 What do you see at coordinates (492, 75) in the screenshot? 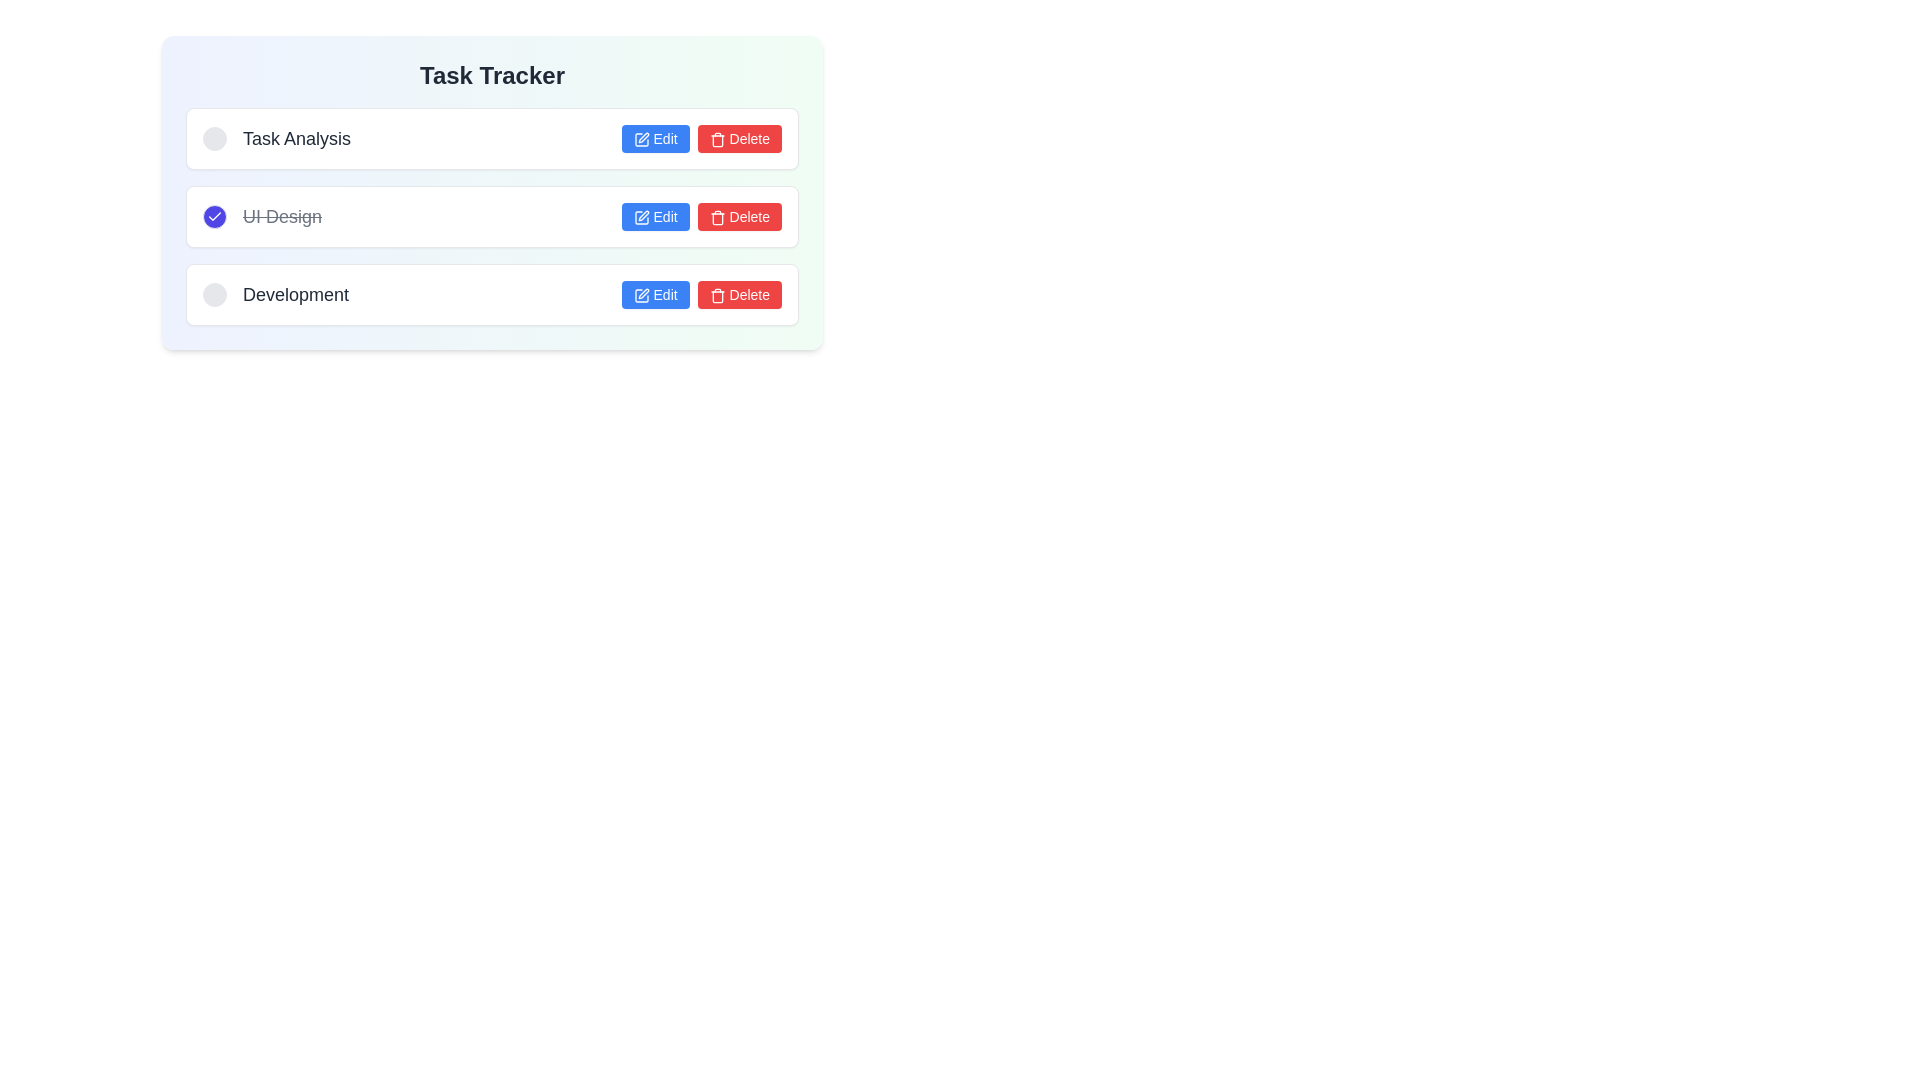
I see `the descriptive header text label for the task tracker interface, which is centrally aligned at the top of the component` at bounding box center [492, 75].